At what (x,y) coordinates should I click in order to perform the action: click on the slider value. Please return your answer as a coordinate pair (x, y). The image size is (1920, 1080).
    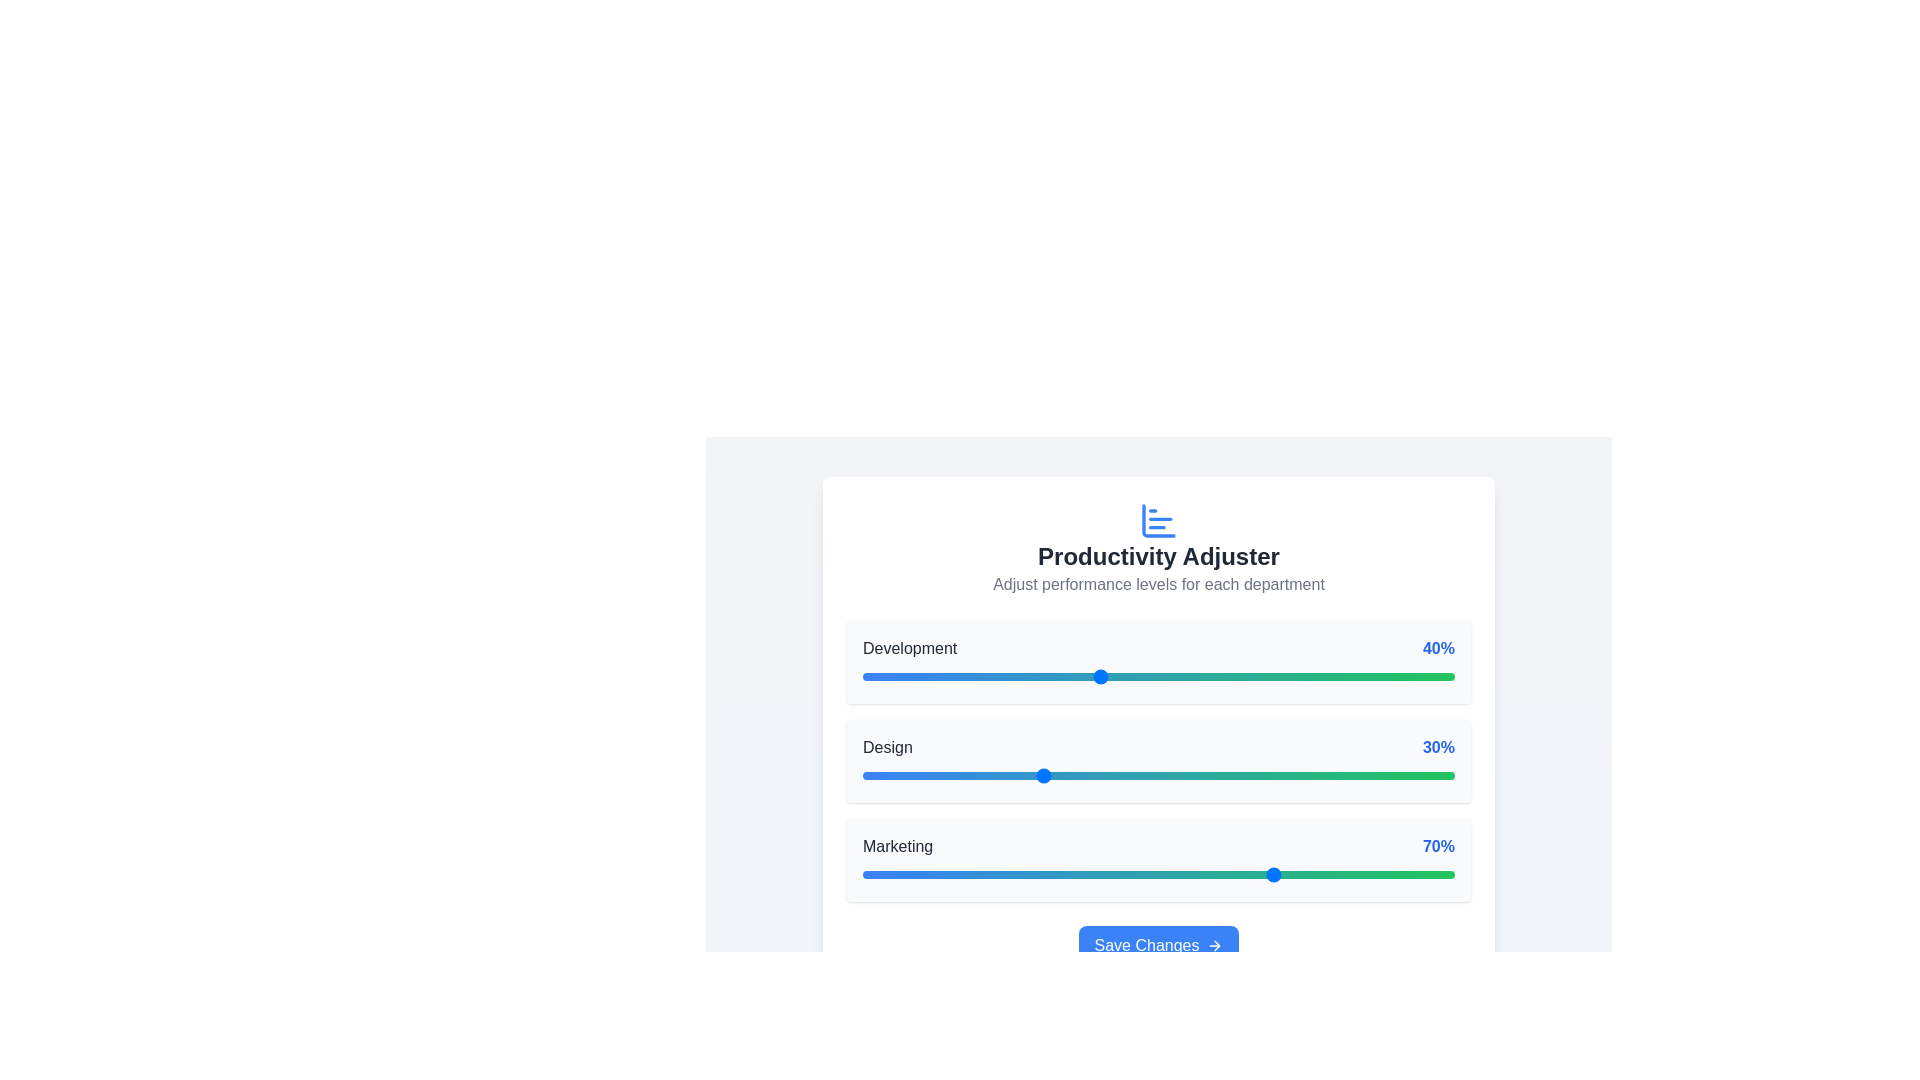
    Looking at the image, I should click on (1348, 874).